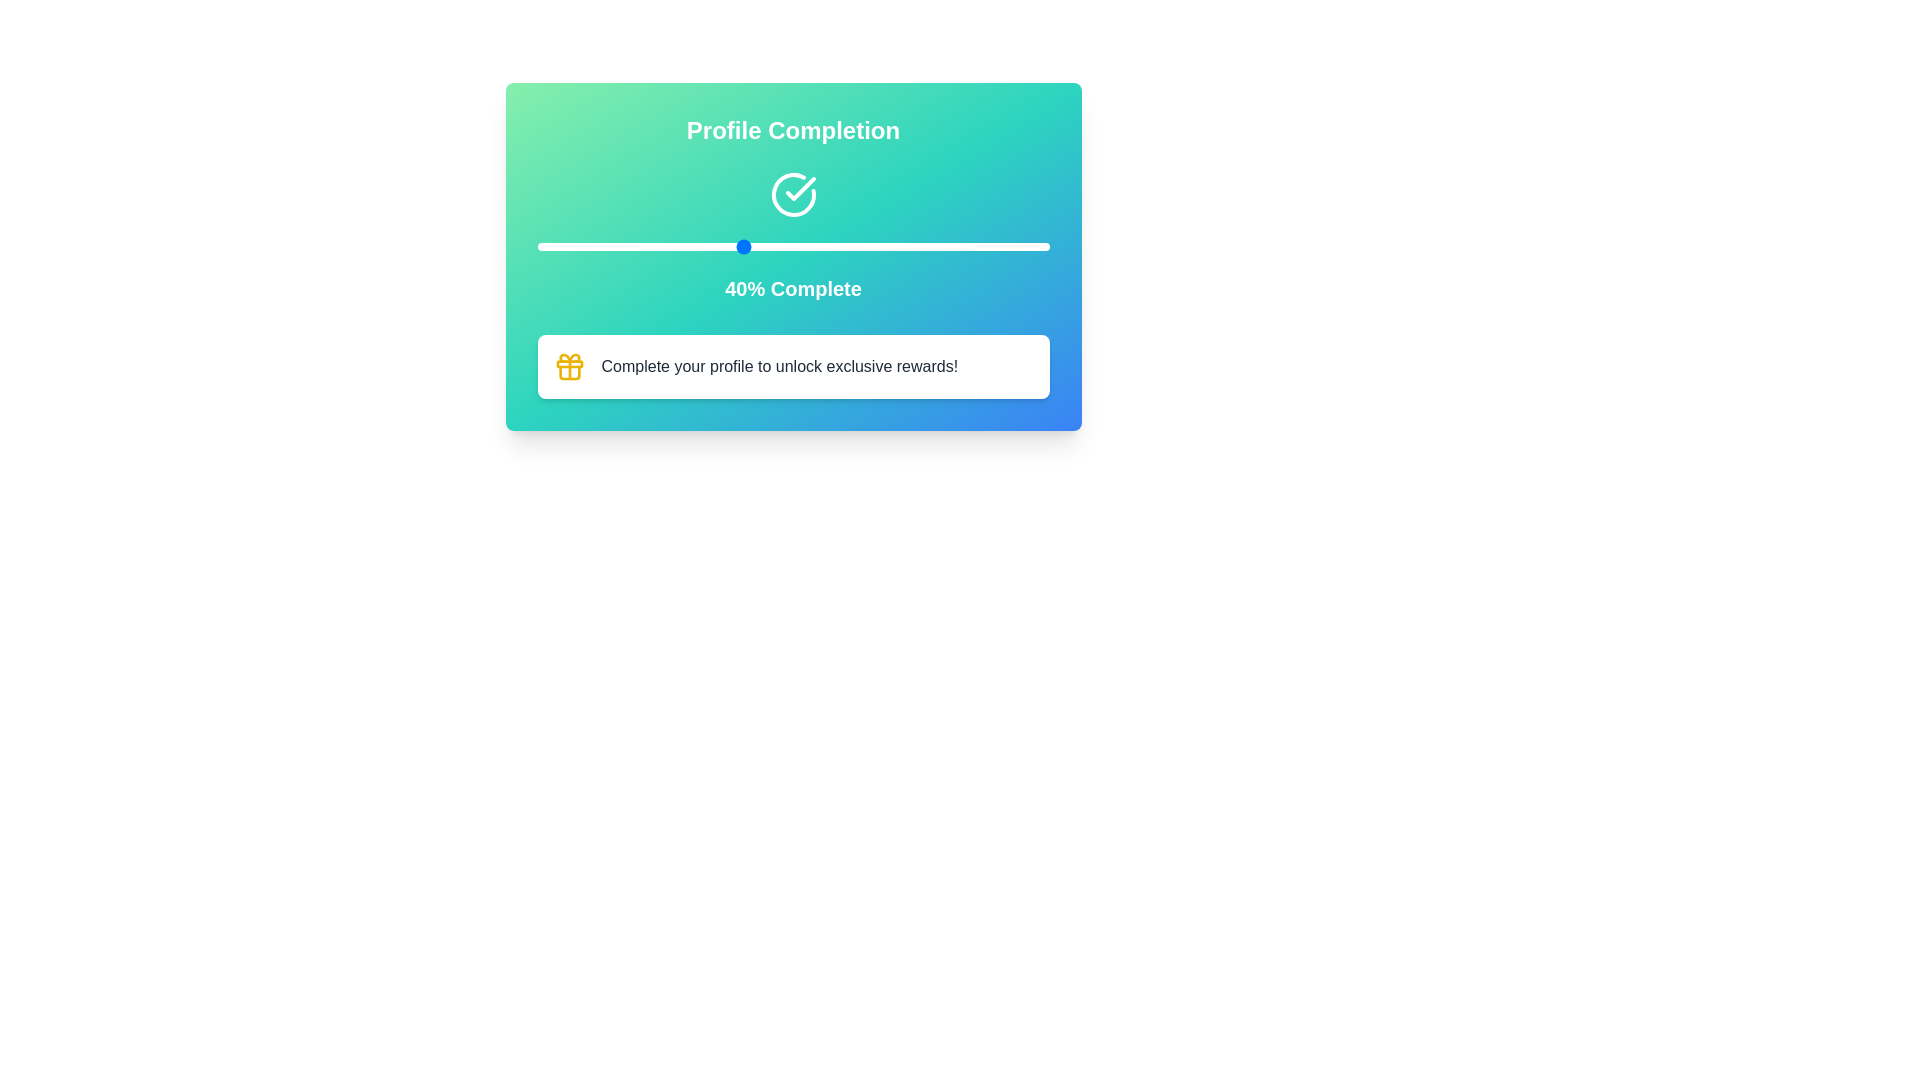 The height and width of the screenshot is (1080, 1920). Describe the element at coordinates (849, 245) in the screenshot. I see `the slider to set the completion percentage to 61` at that location.